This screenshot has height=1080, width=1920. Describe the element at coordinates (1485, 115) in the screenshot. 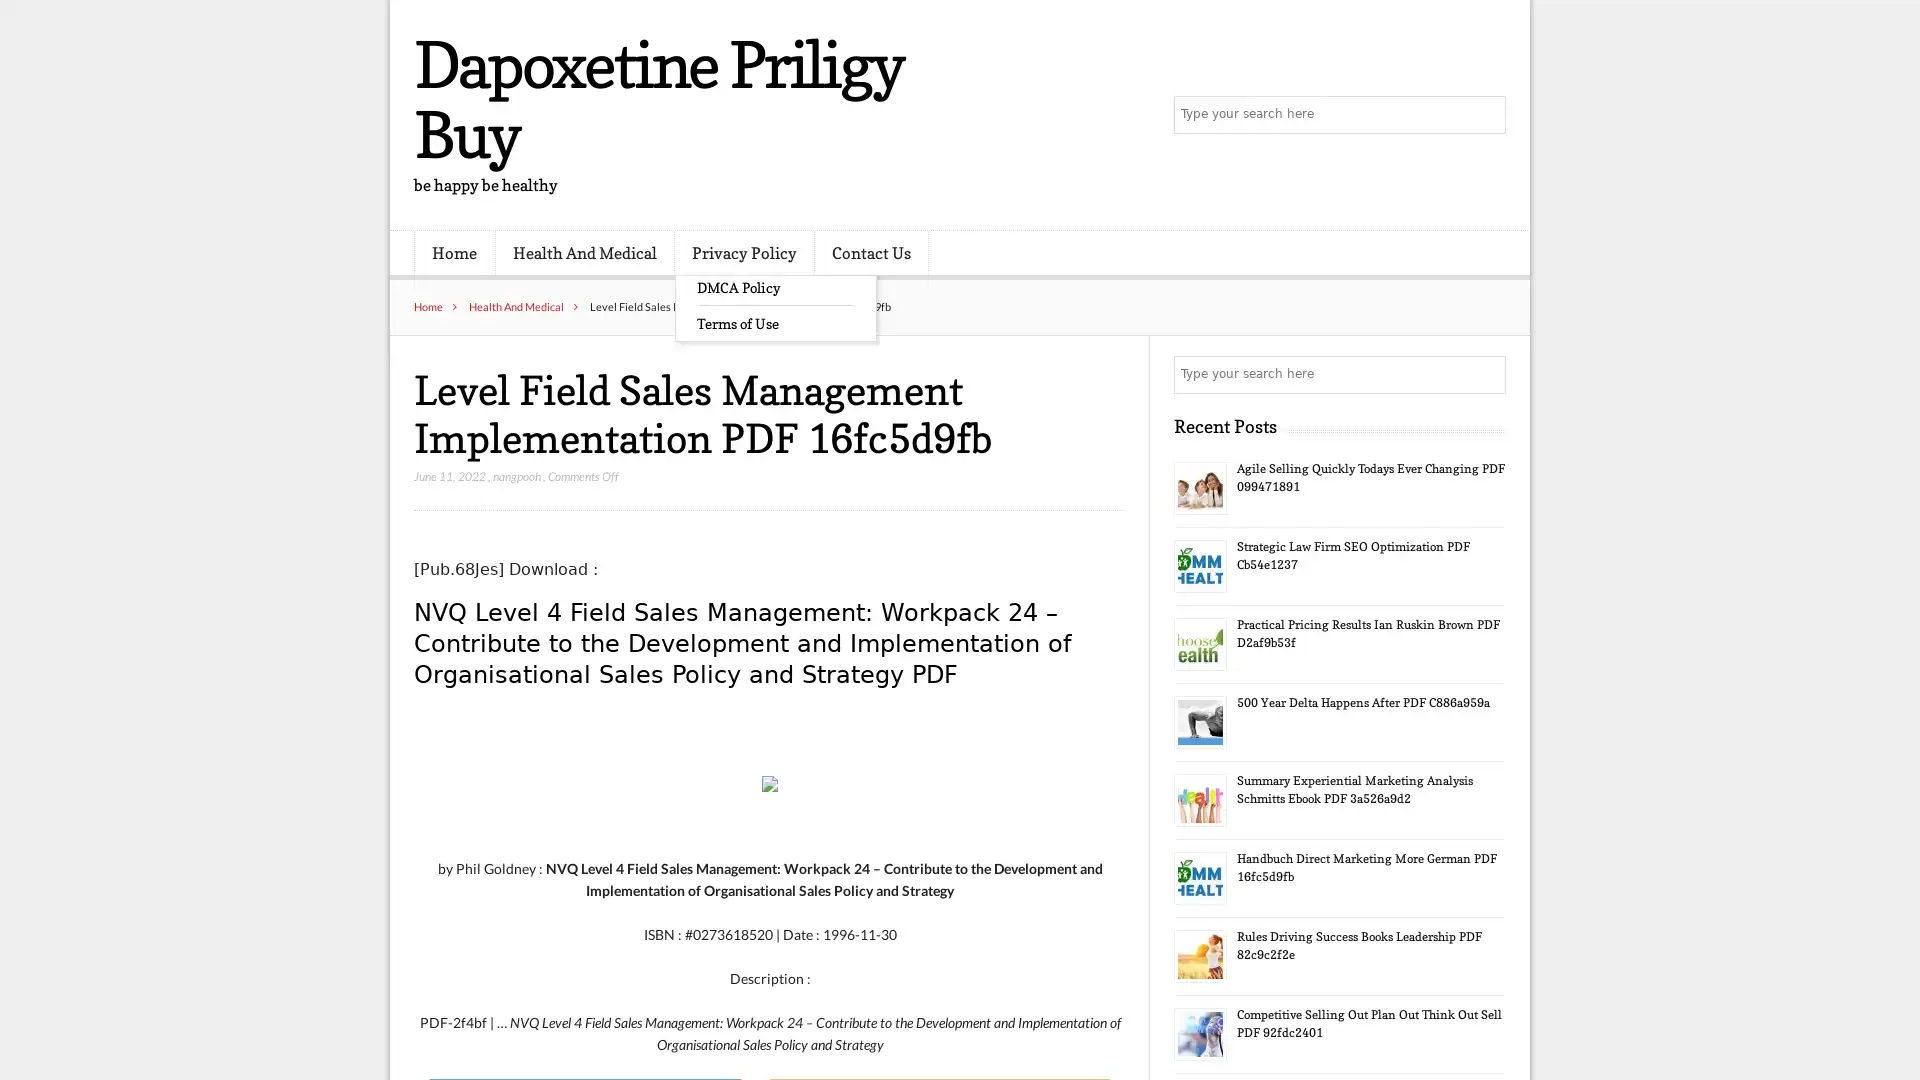

I see `Search` at that location.